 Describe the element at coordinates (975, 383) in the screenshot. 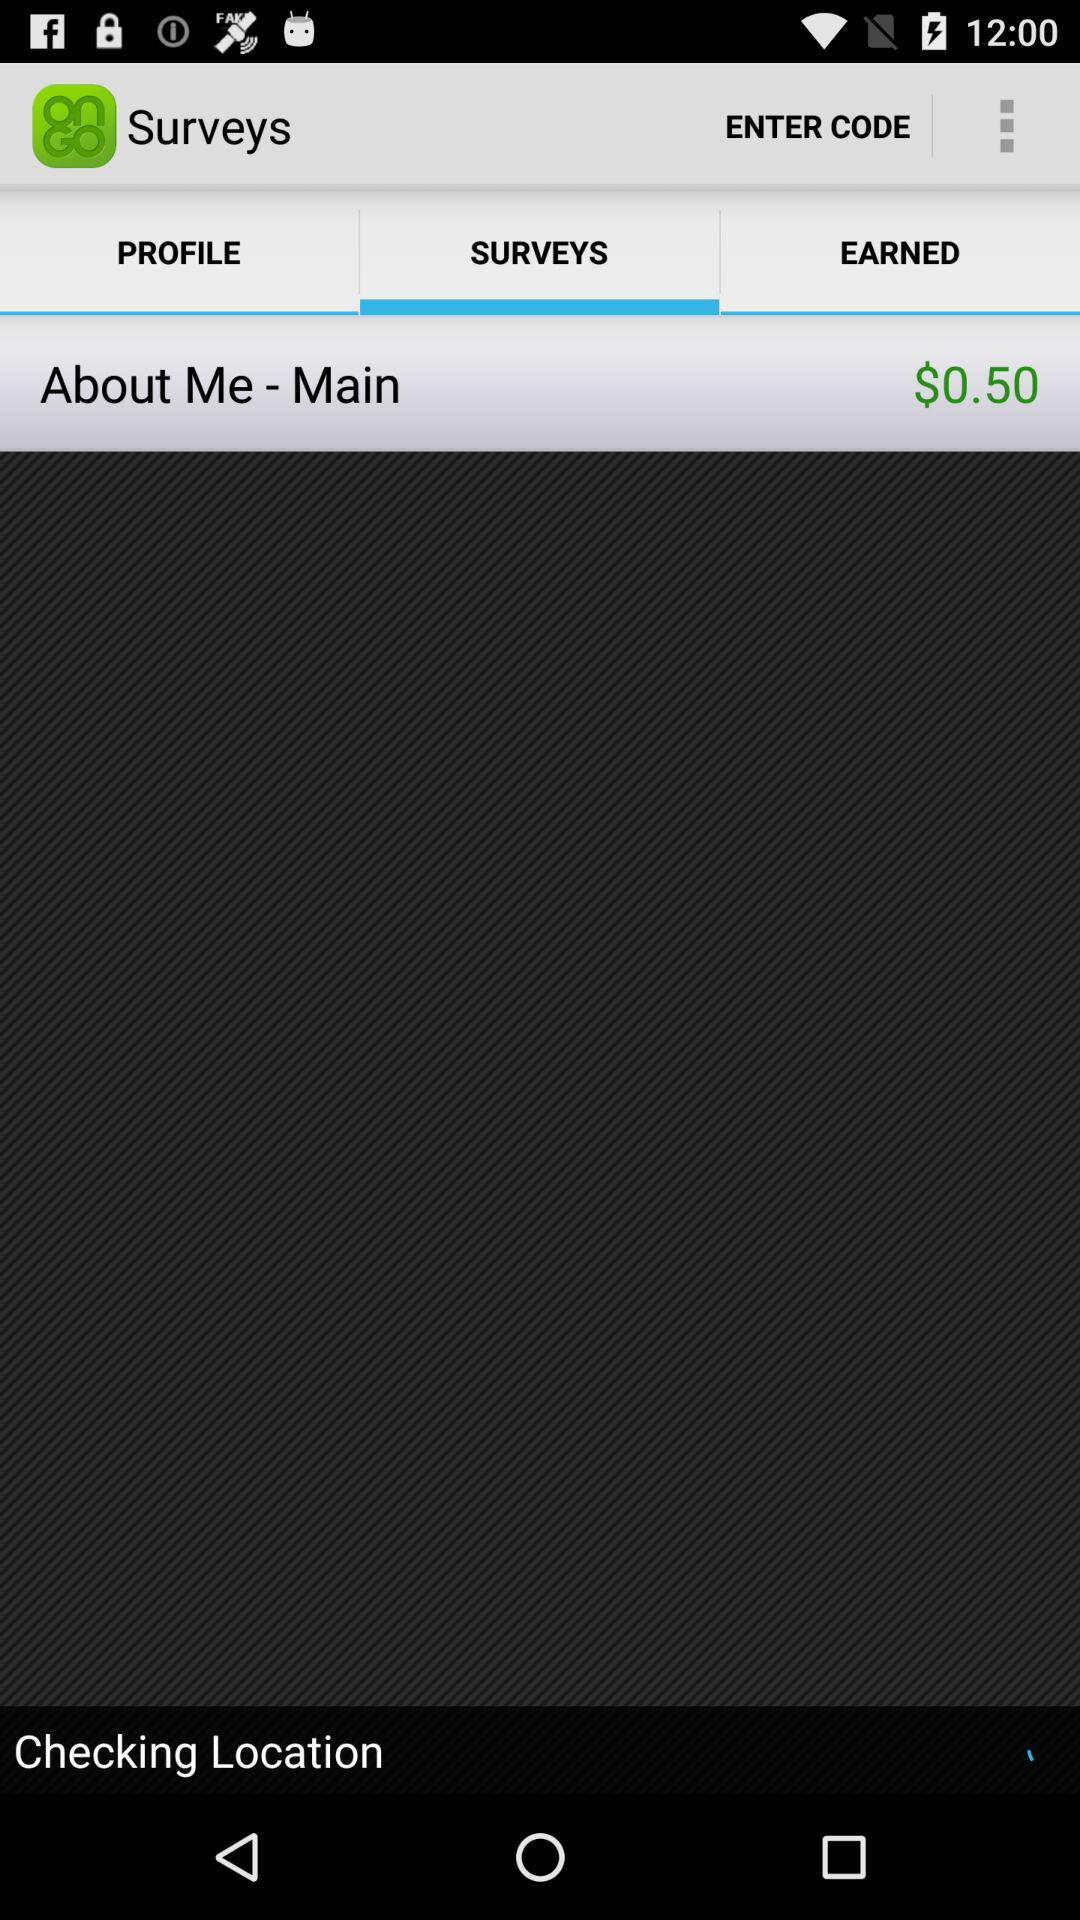

I see `the $0.50 icon` at that location.